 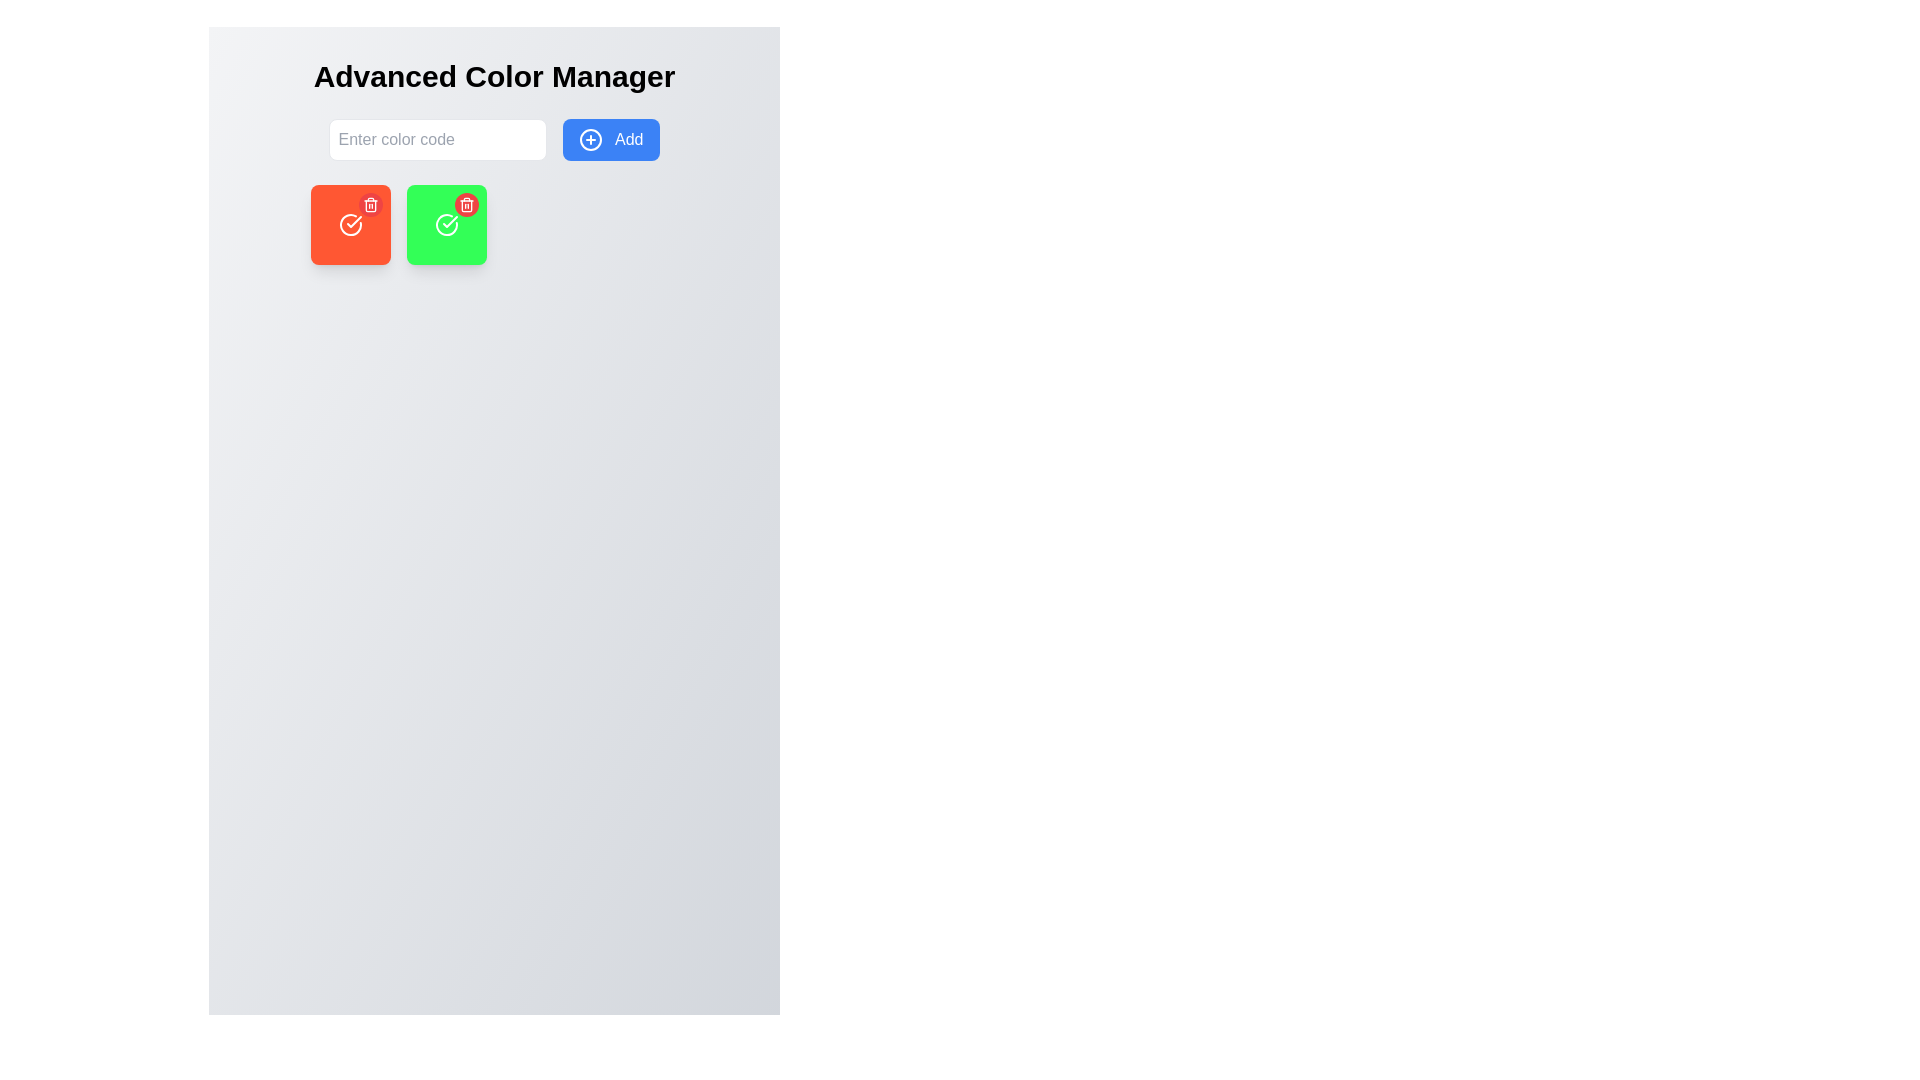 What do you see at coordinates (370, 204) in the screenshot?
I see `the delete button located at the top-right corner of the red square panel on the left side of the interface, below the input field and 'Add' button` at bounding box center [370, 204].